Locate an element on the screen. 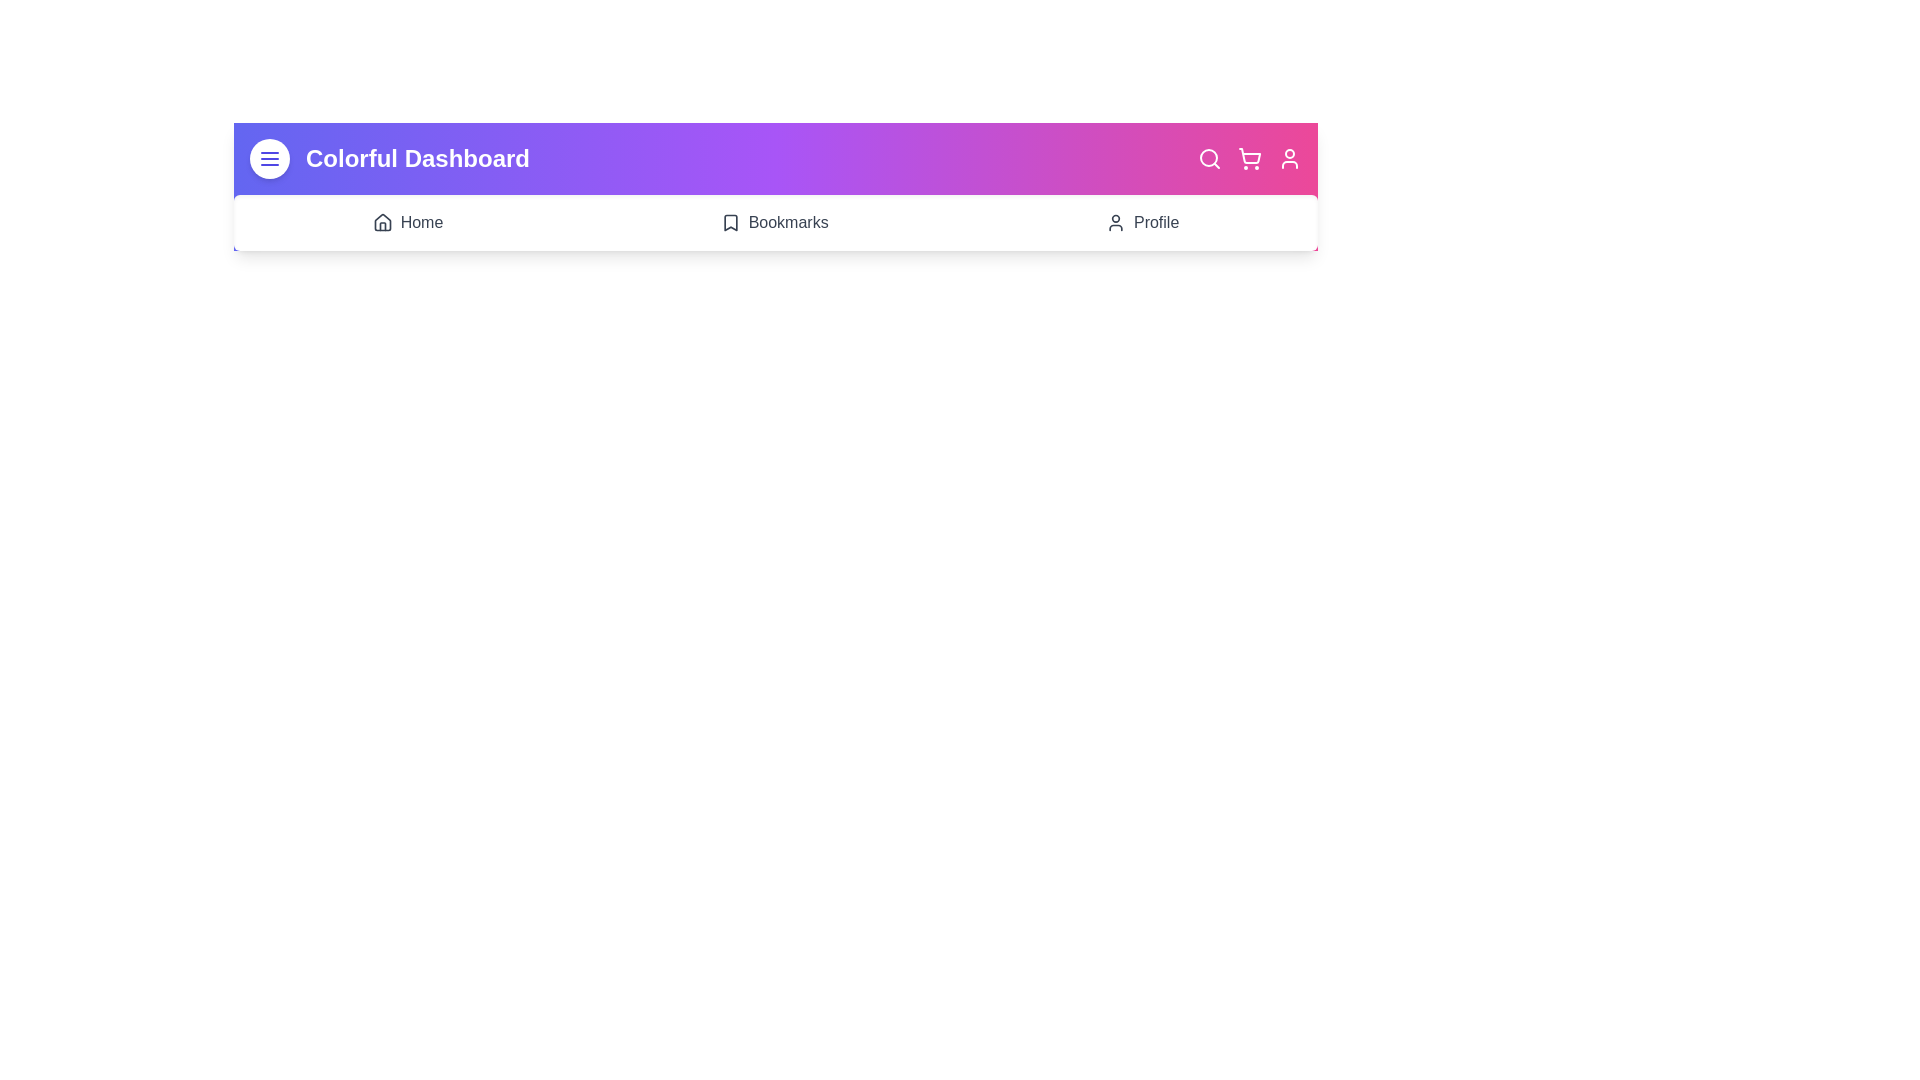 This screenshot has height=1080, width=1920. the interactive element Menu Button to observe visual feedback is located at coordinates (268, 157).